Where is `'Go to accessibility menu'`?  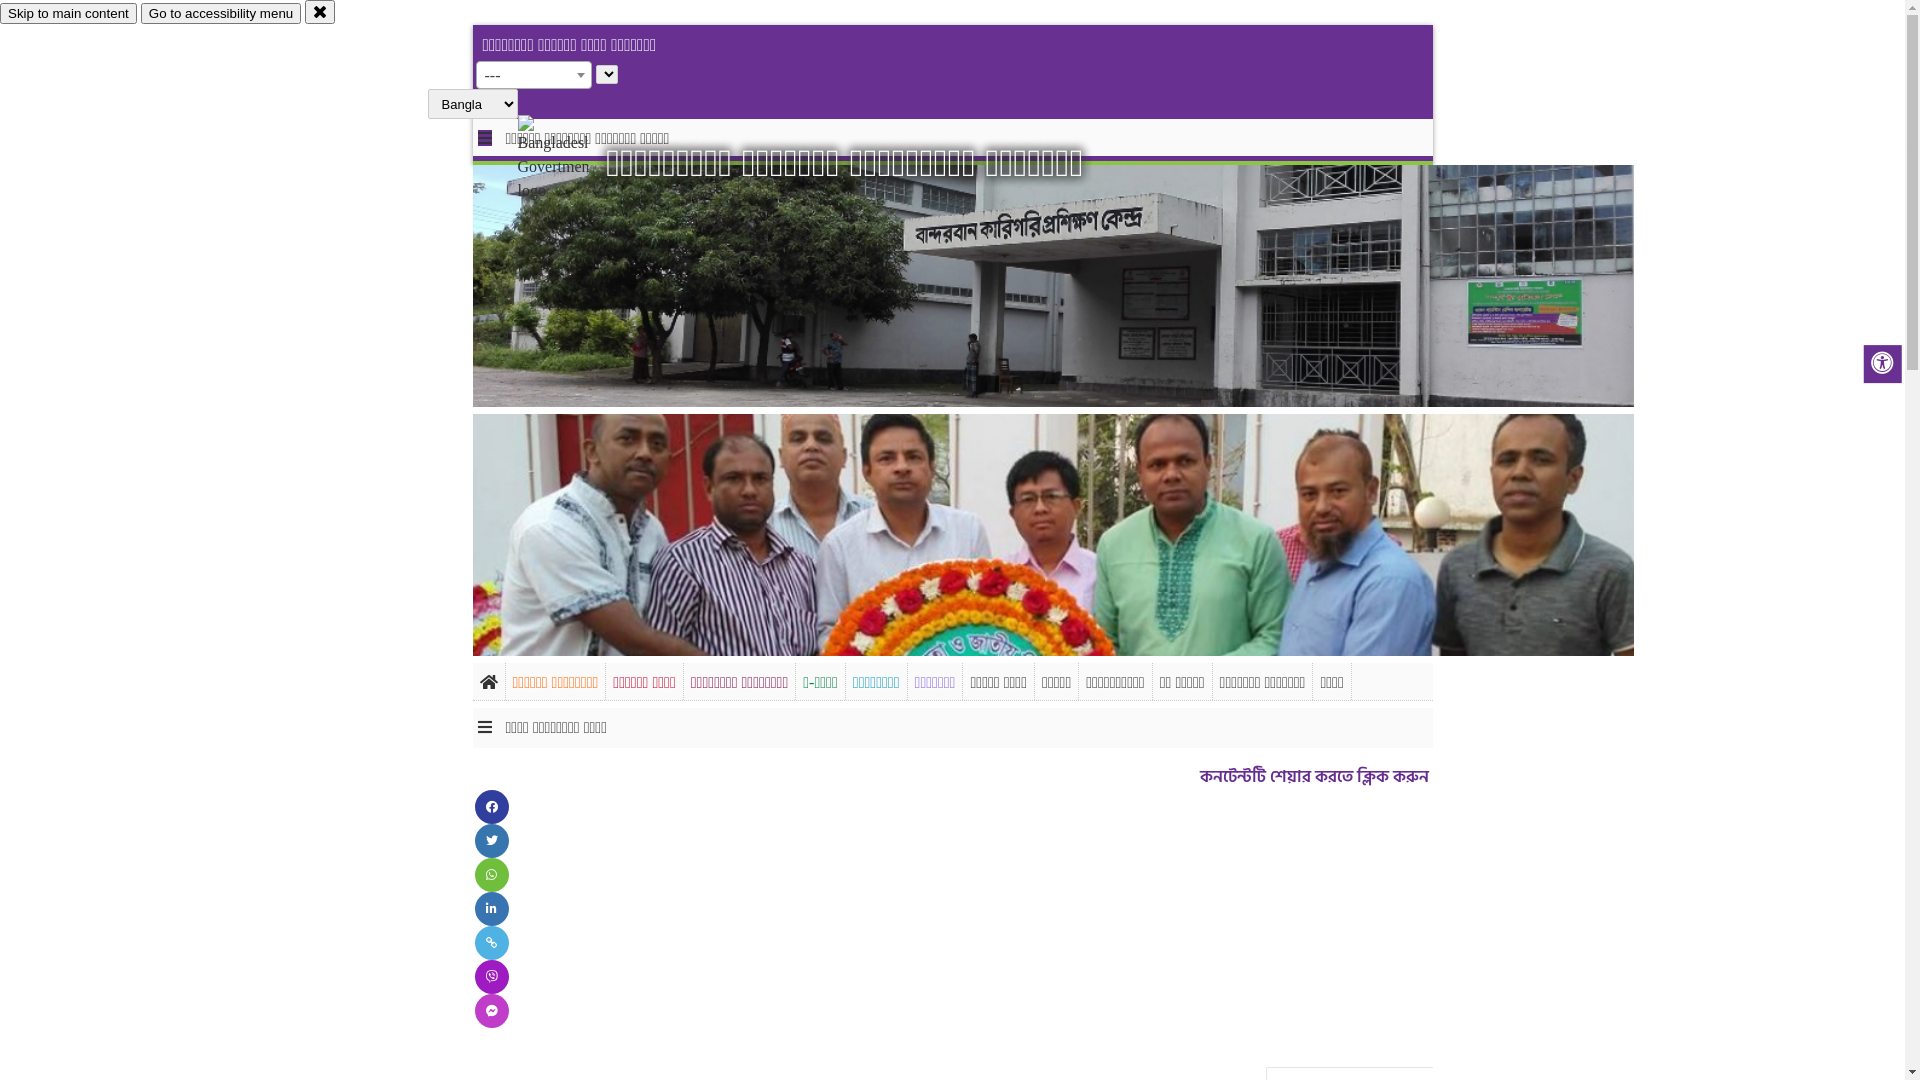
'Go to accessibility menu' is located at coordinates (220, 13).